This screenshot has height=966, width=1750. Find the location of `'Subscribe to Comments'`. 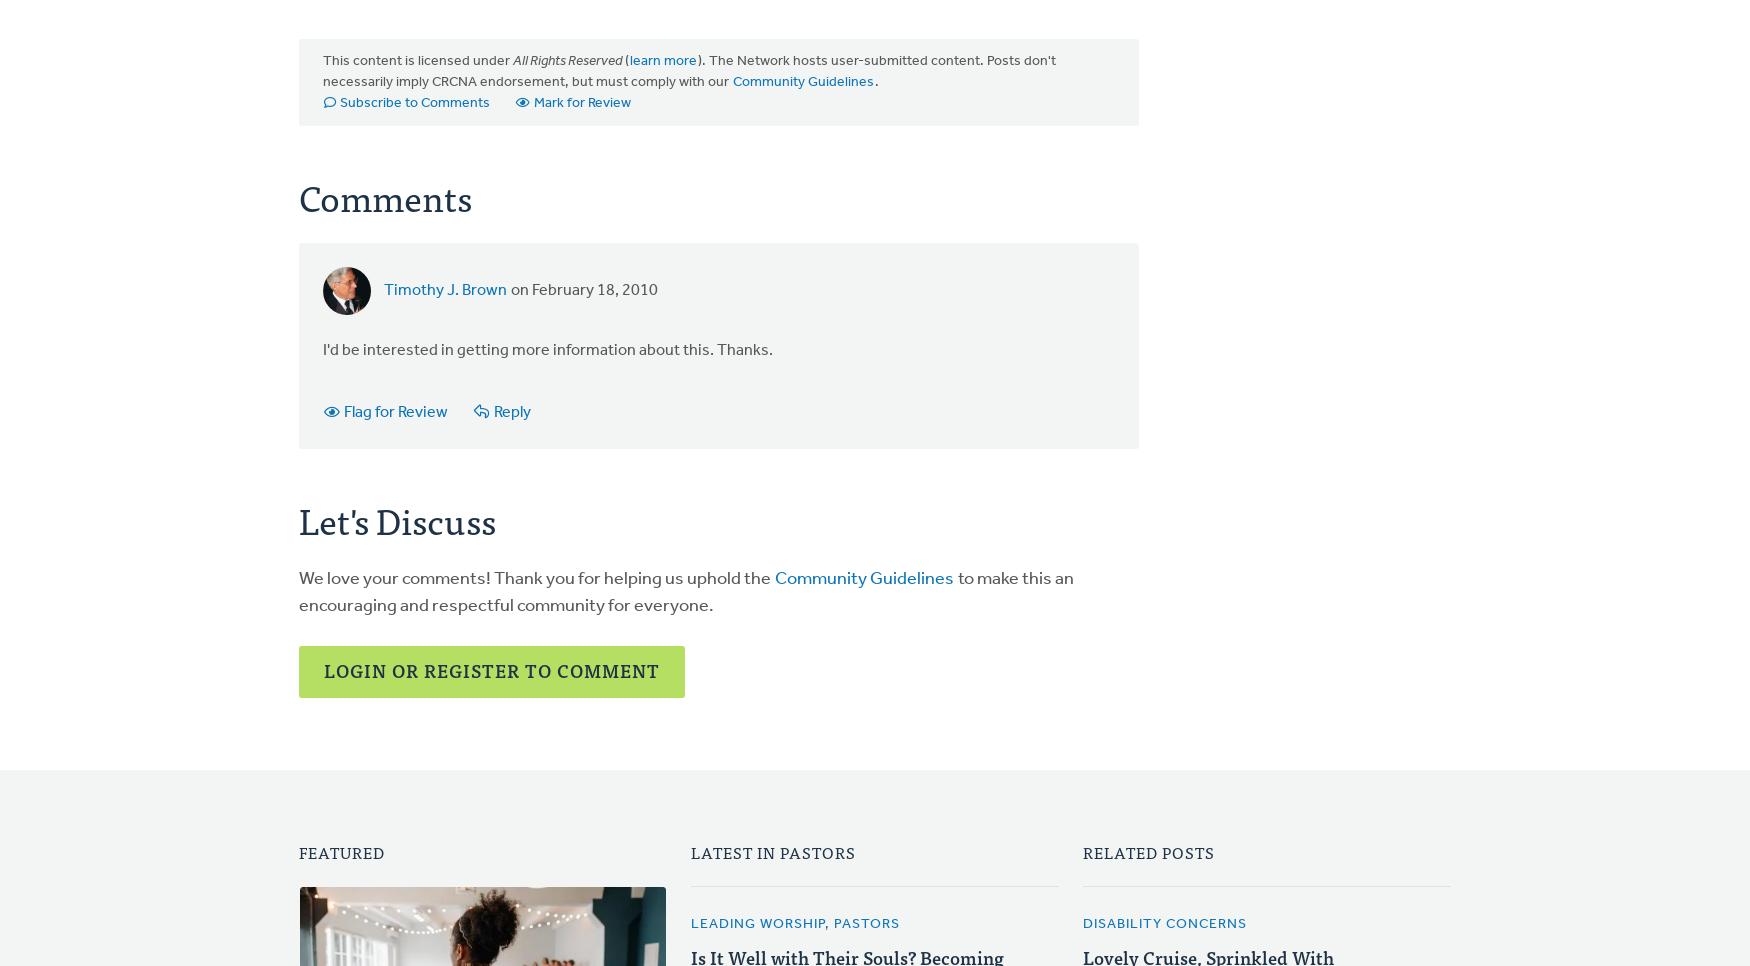

'Subscribe to Comments' is located at coordinates (413, 102).